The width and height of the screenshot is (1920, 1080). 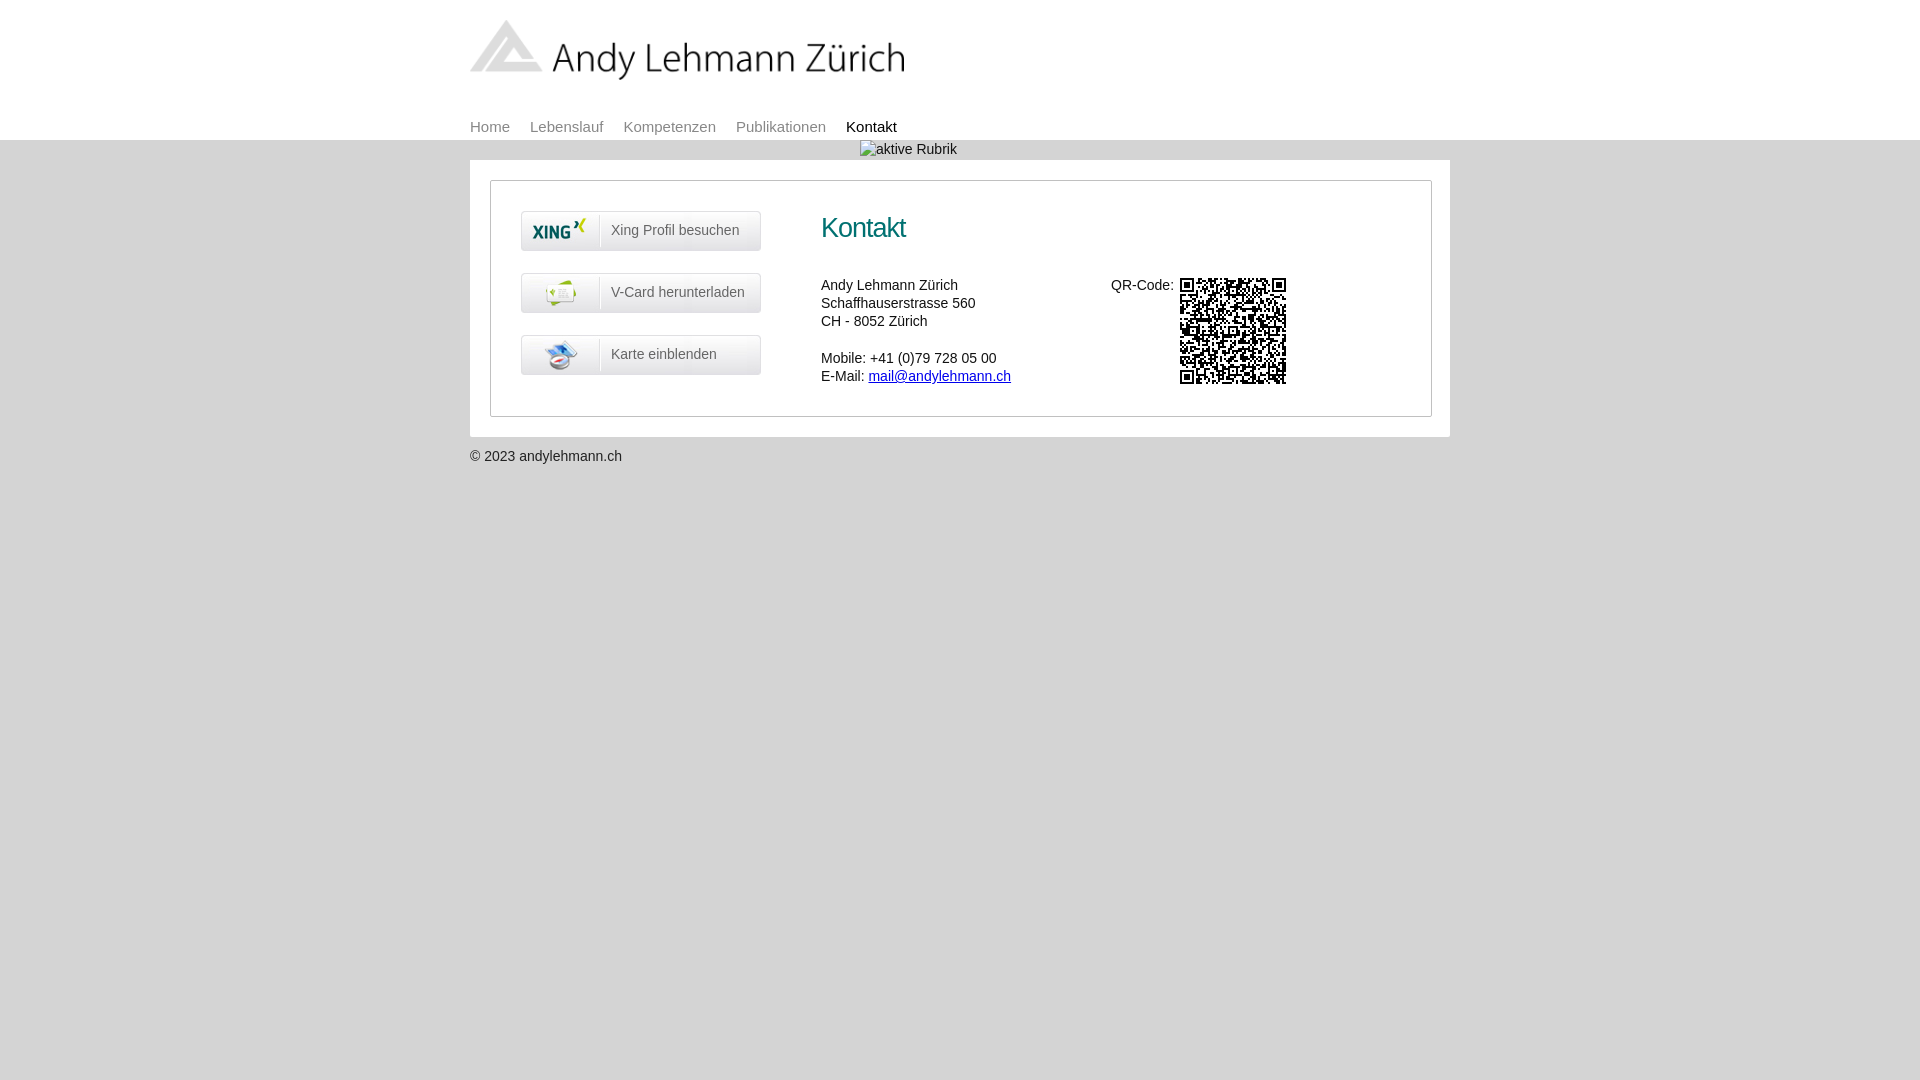 I want to click on 'Publikationen', so click(x=780, y=126).